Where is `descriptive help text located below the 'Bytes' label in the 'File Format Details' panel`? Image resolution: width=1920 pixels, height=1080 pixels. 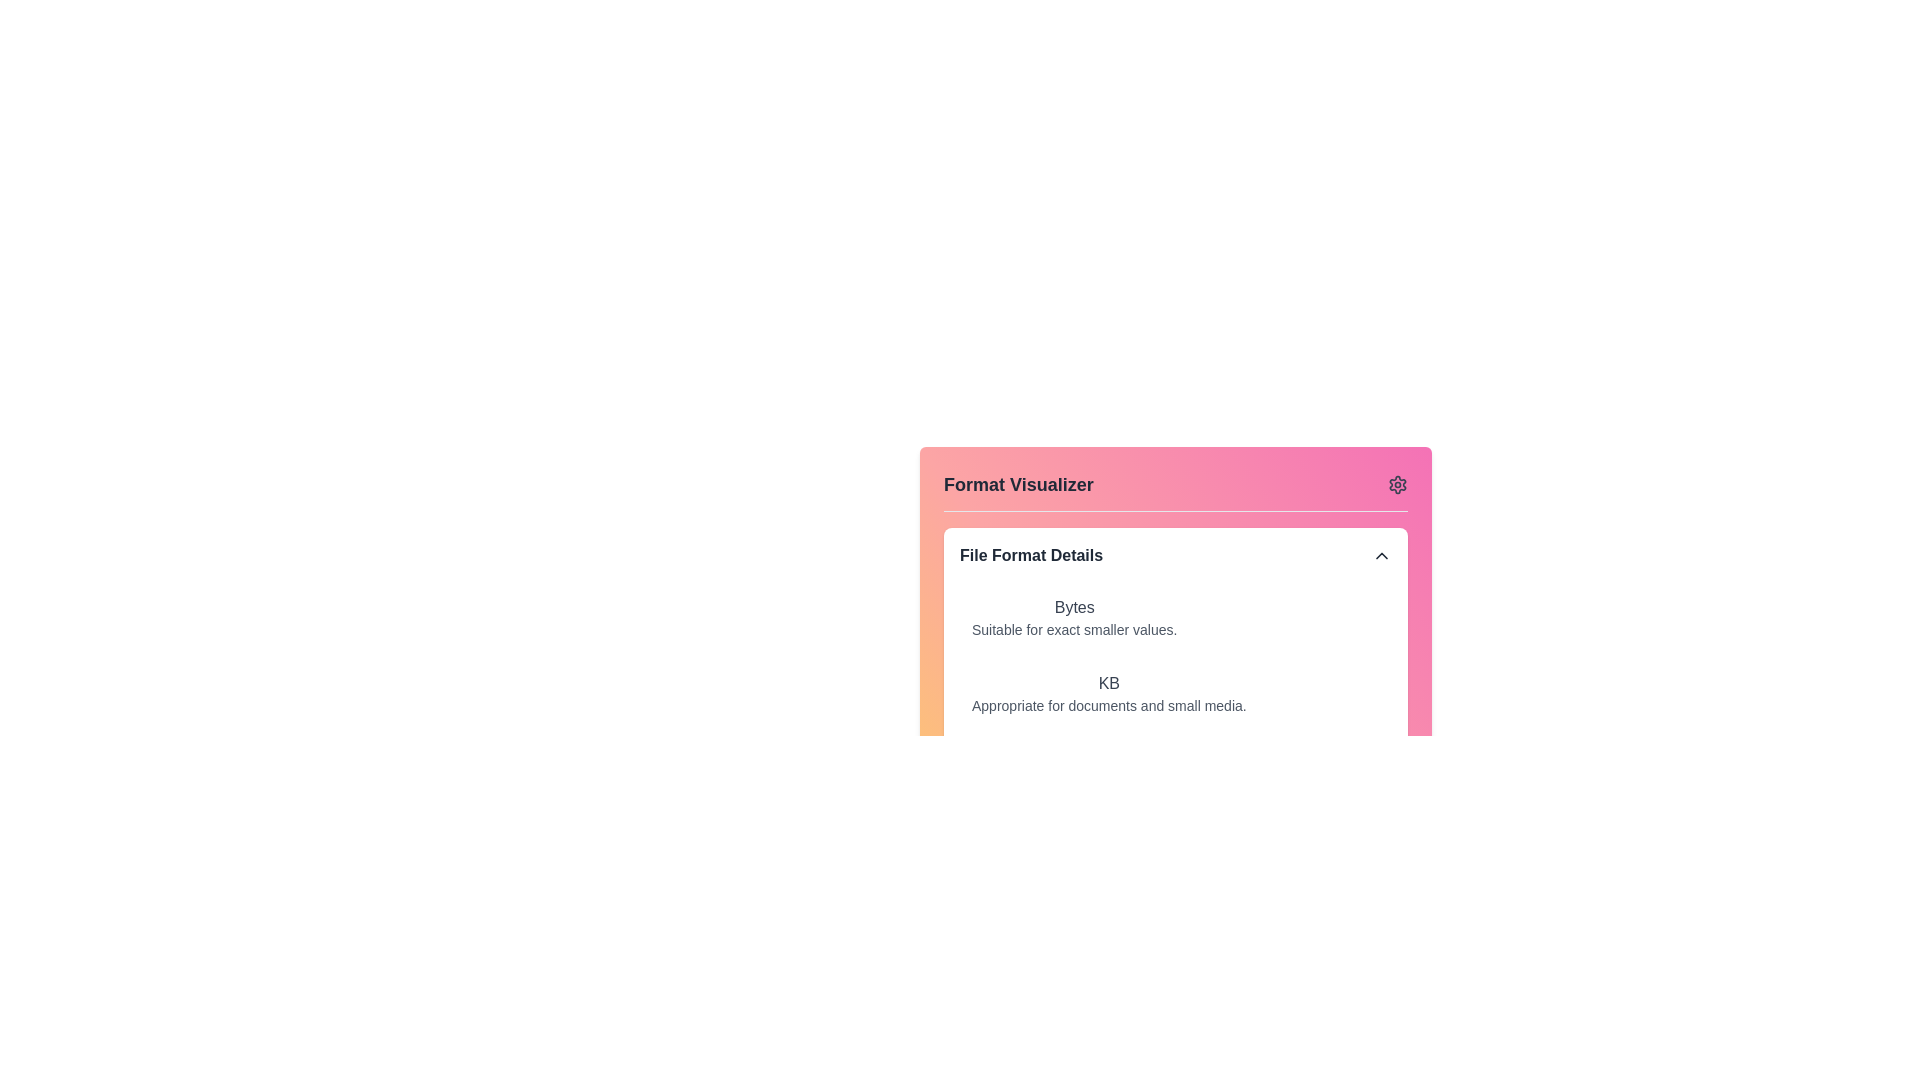
descriptive help text located below the 'Bytes' label in the 'File Format Details' panel is located at coordinates (1073, 628).